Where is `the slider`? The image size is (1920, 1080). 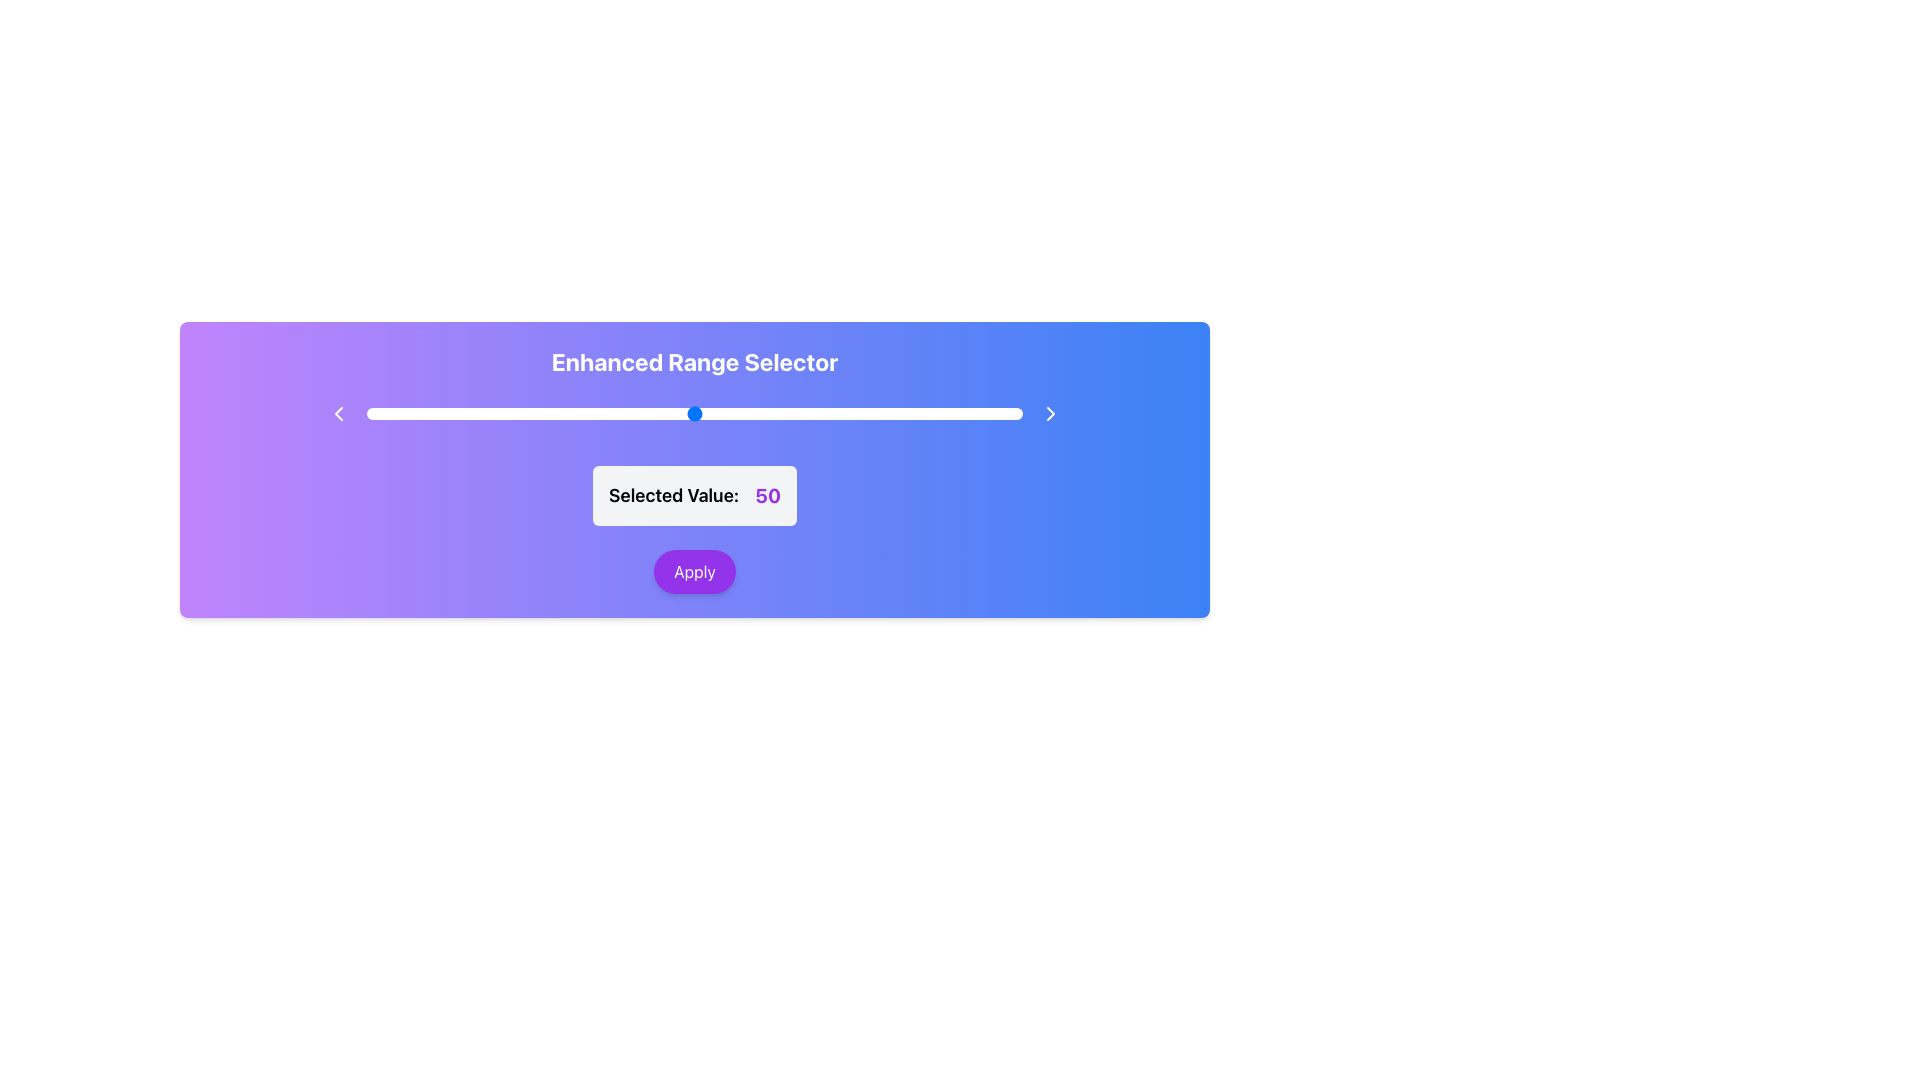 the slider is located at coordinates (615, 412).